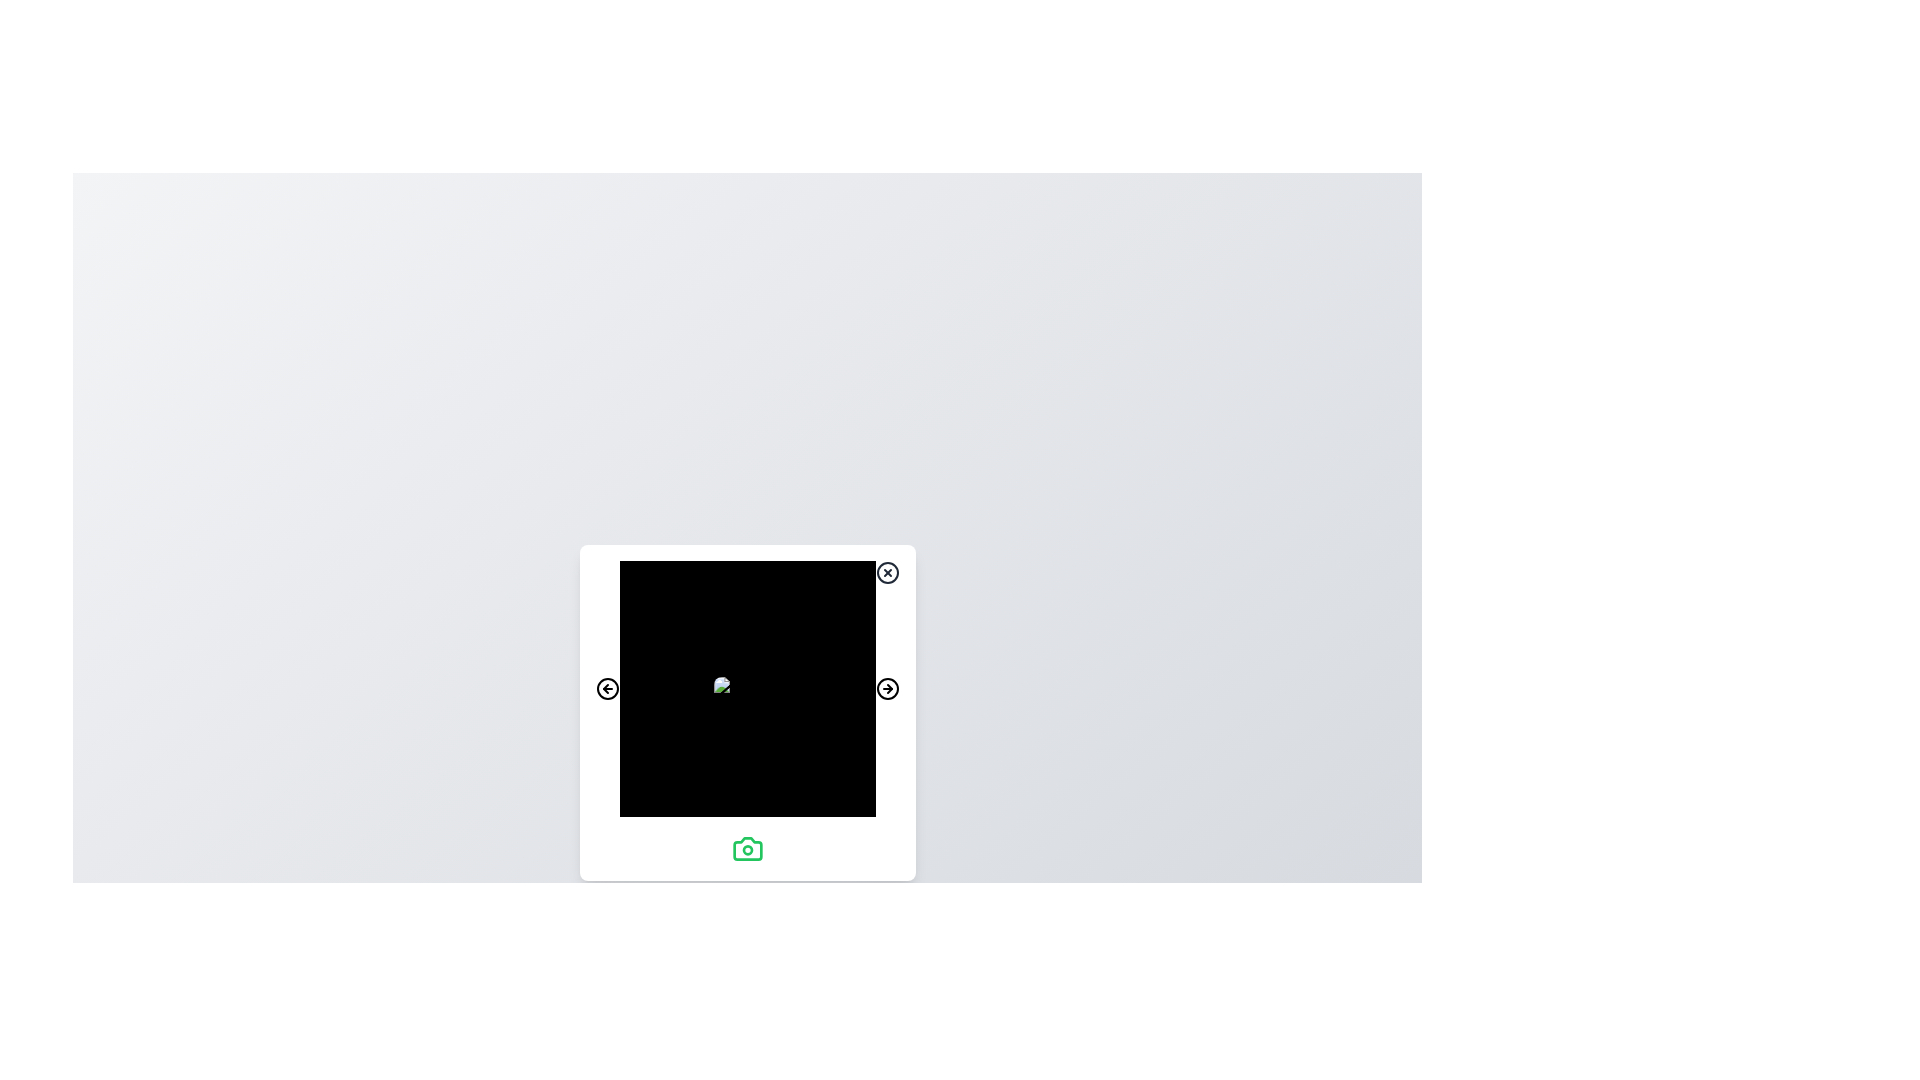 The height and width of the screenshot is (1080, 1920). What do you see at coordinates (886, 688) in the screenshot?
I see `the circle SVG element that is part of the circular arrow icon on the right side of the modal view` at bounding box center [886, 688].